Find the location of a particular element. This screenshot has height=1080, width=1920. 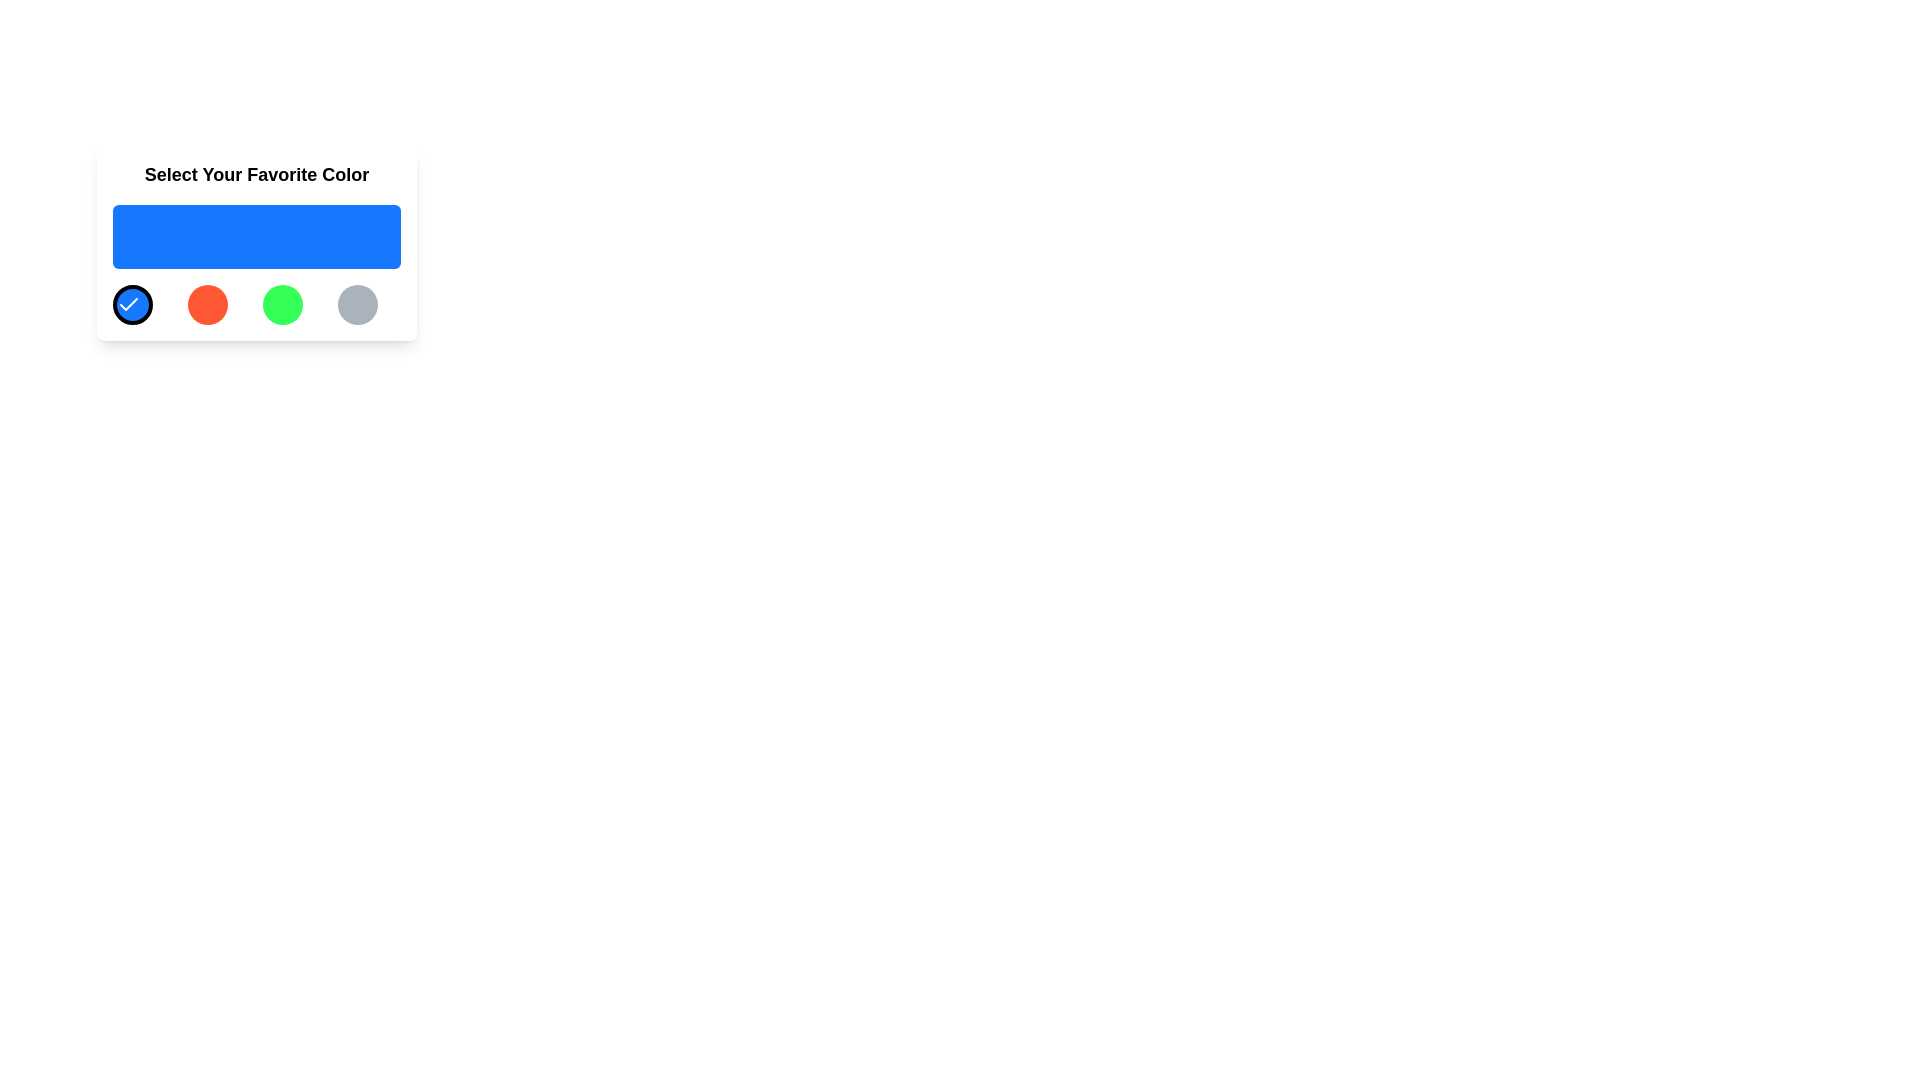

the green color selection button, which is the third button in a horizontal grid layout between the red button and the gray button is located at coordinates (282, 304).